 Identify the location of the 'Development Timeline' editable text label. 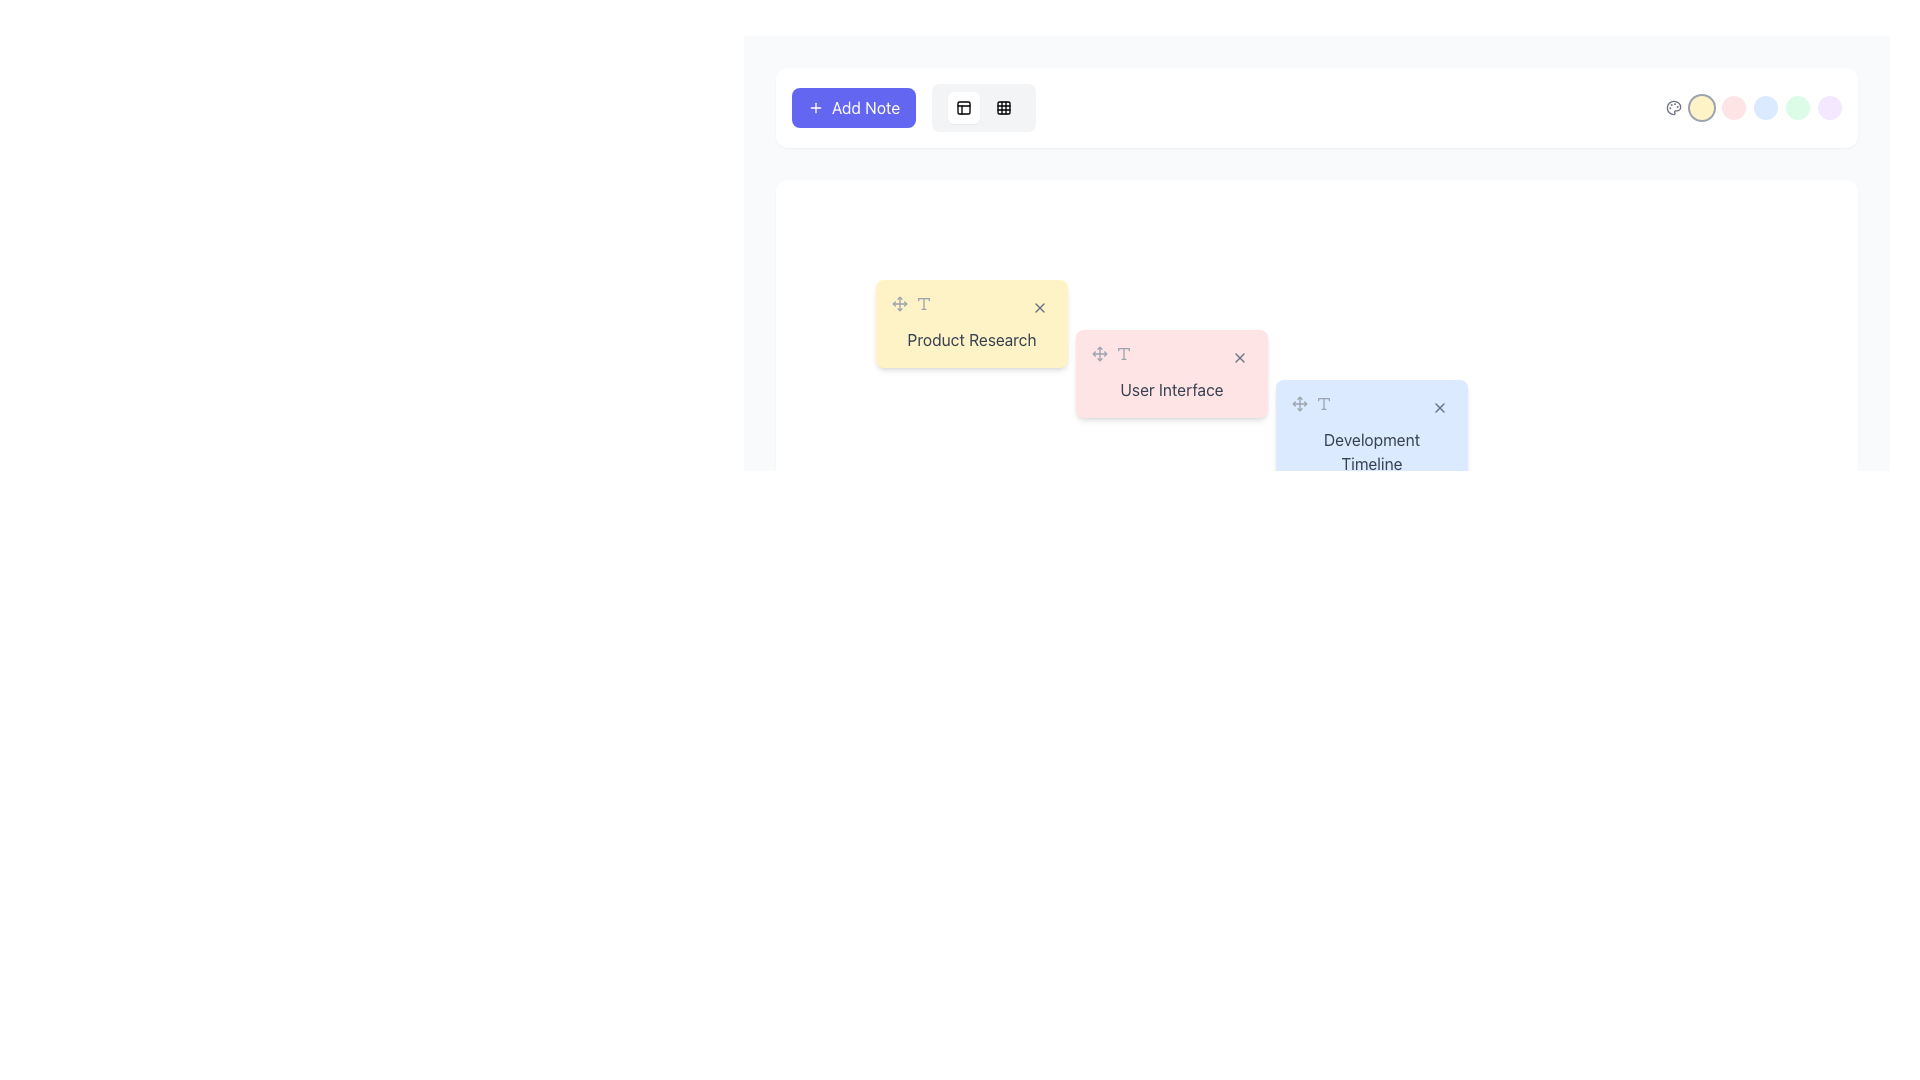
(1371, 451).